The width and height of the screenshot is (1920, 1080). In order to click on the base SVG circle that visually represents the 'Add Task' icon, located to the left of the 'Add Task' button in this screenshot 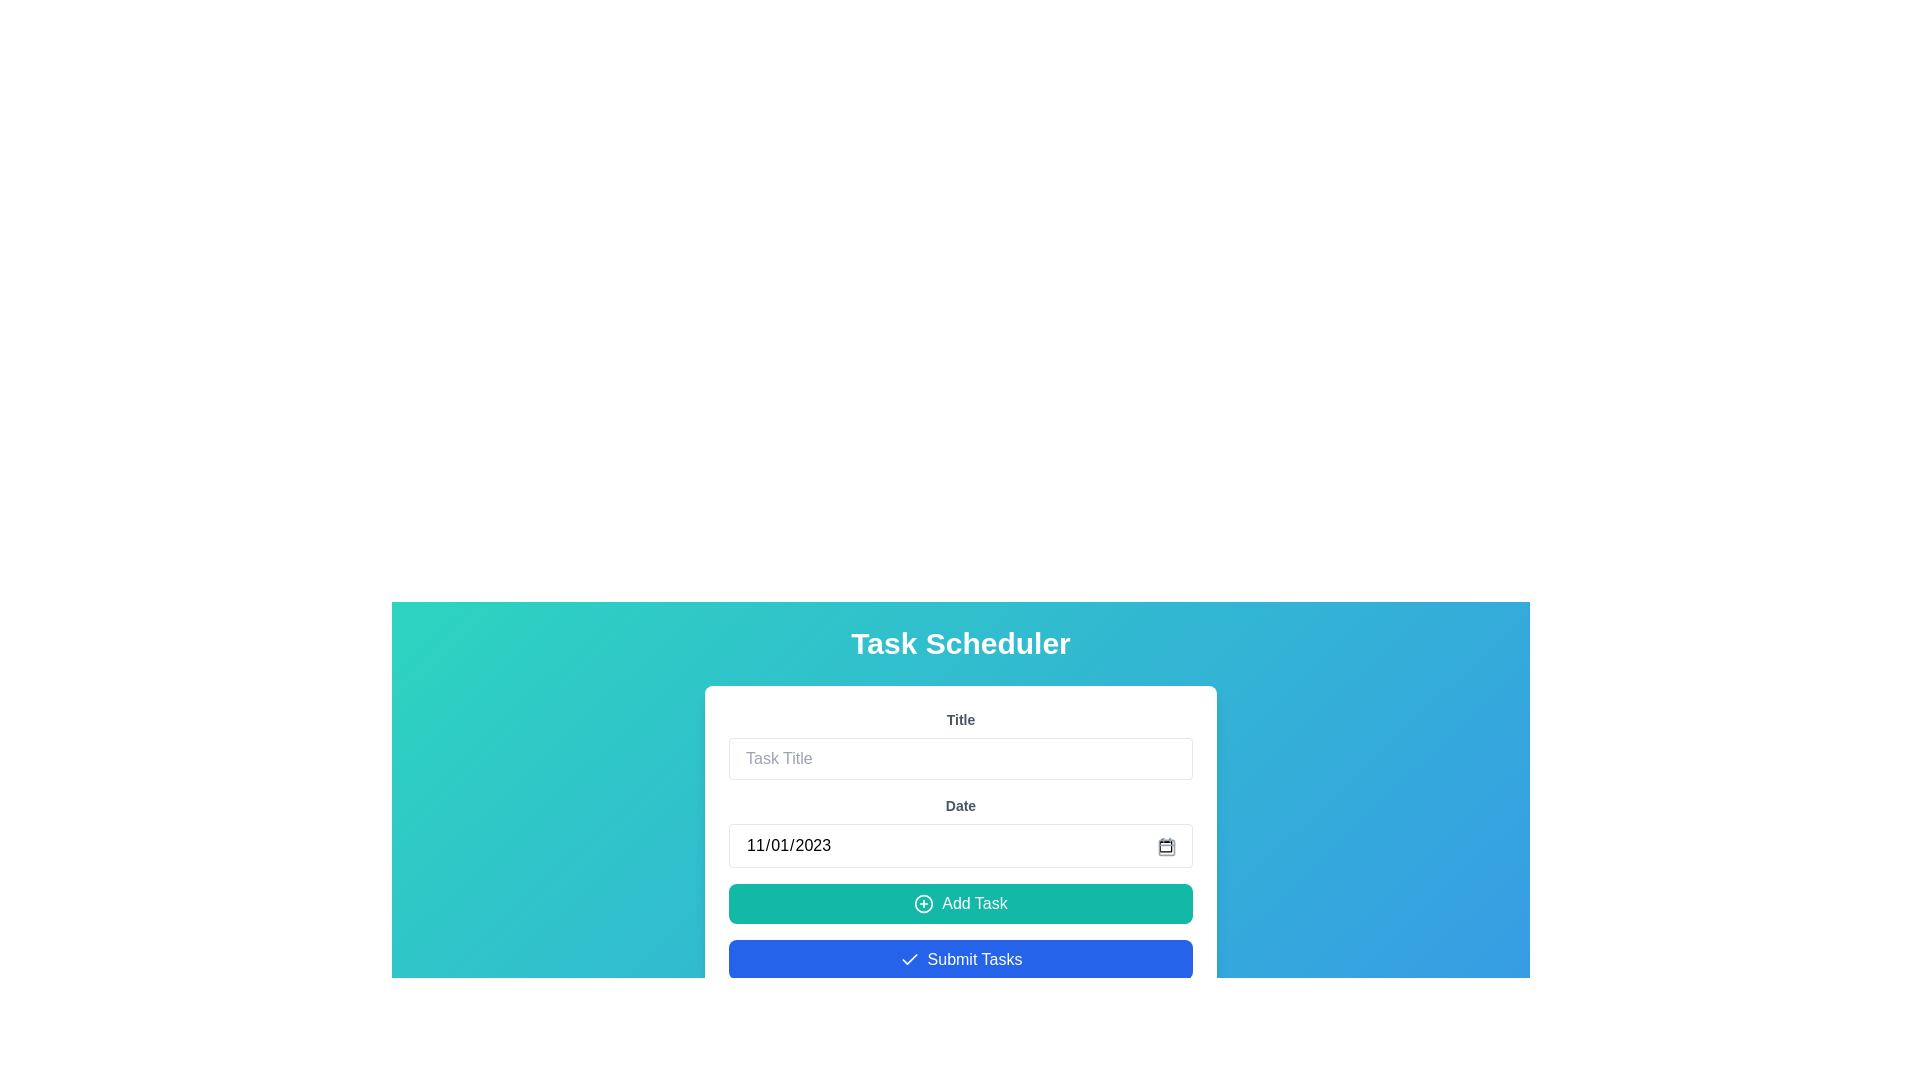, I will do `click(923, 903)`.